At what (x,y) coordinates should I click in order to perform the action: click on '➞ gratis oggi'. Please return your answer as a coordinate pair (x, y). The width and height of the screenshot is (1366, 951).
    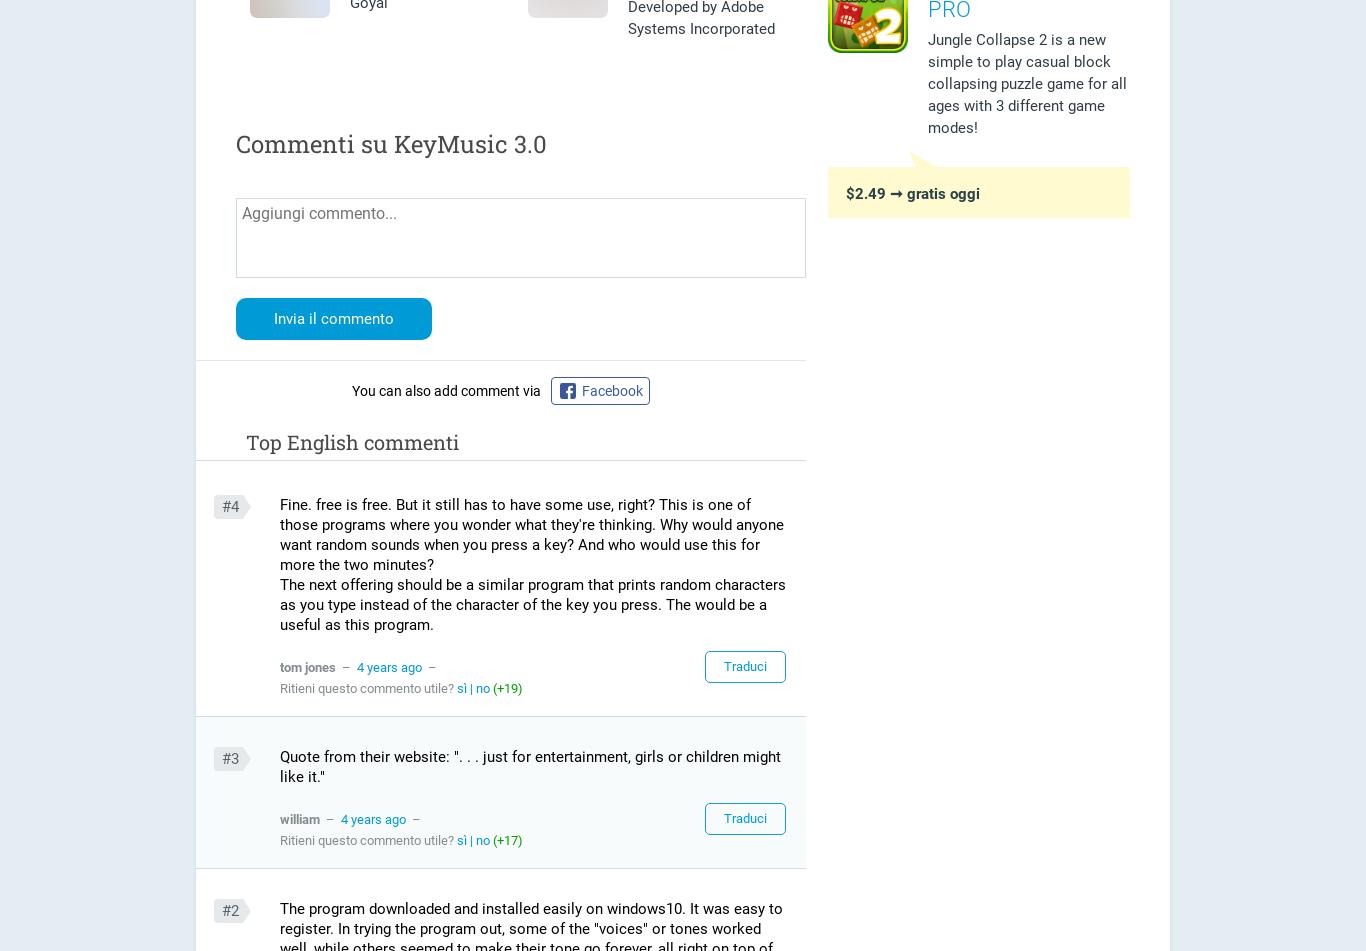
    Looking at the image, I should click on (932, 192).